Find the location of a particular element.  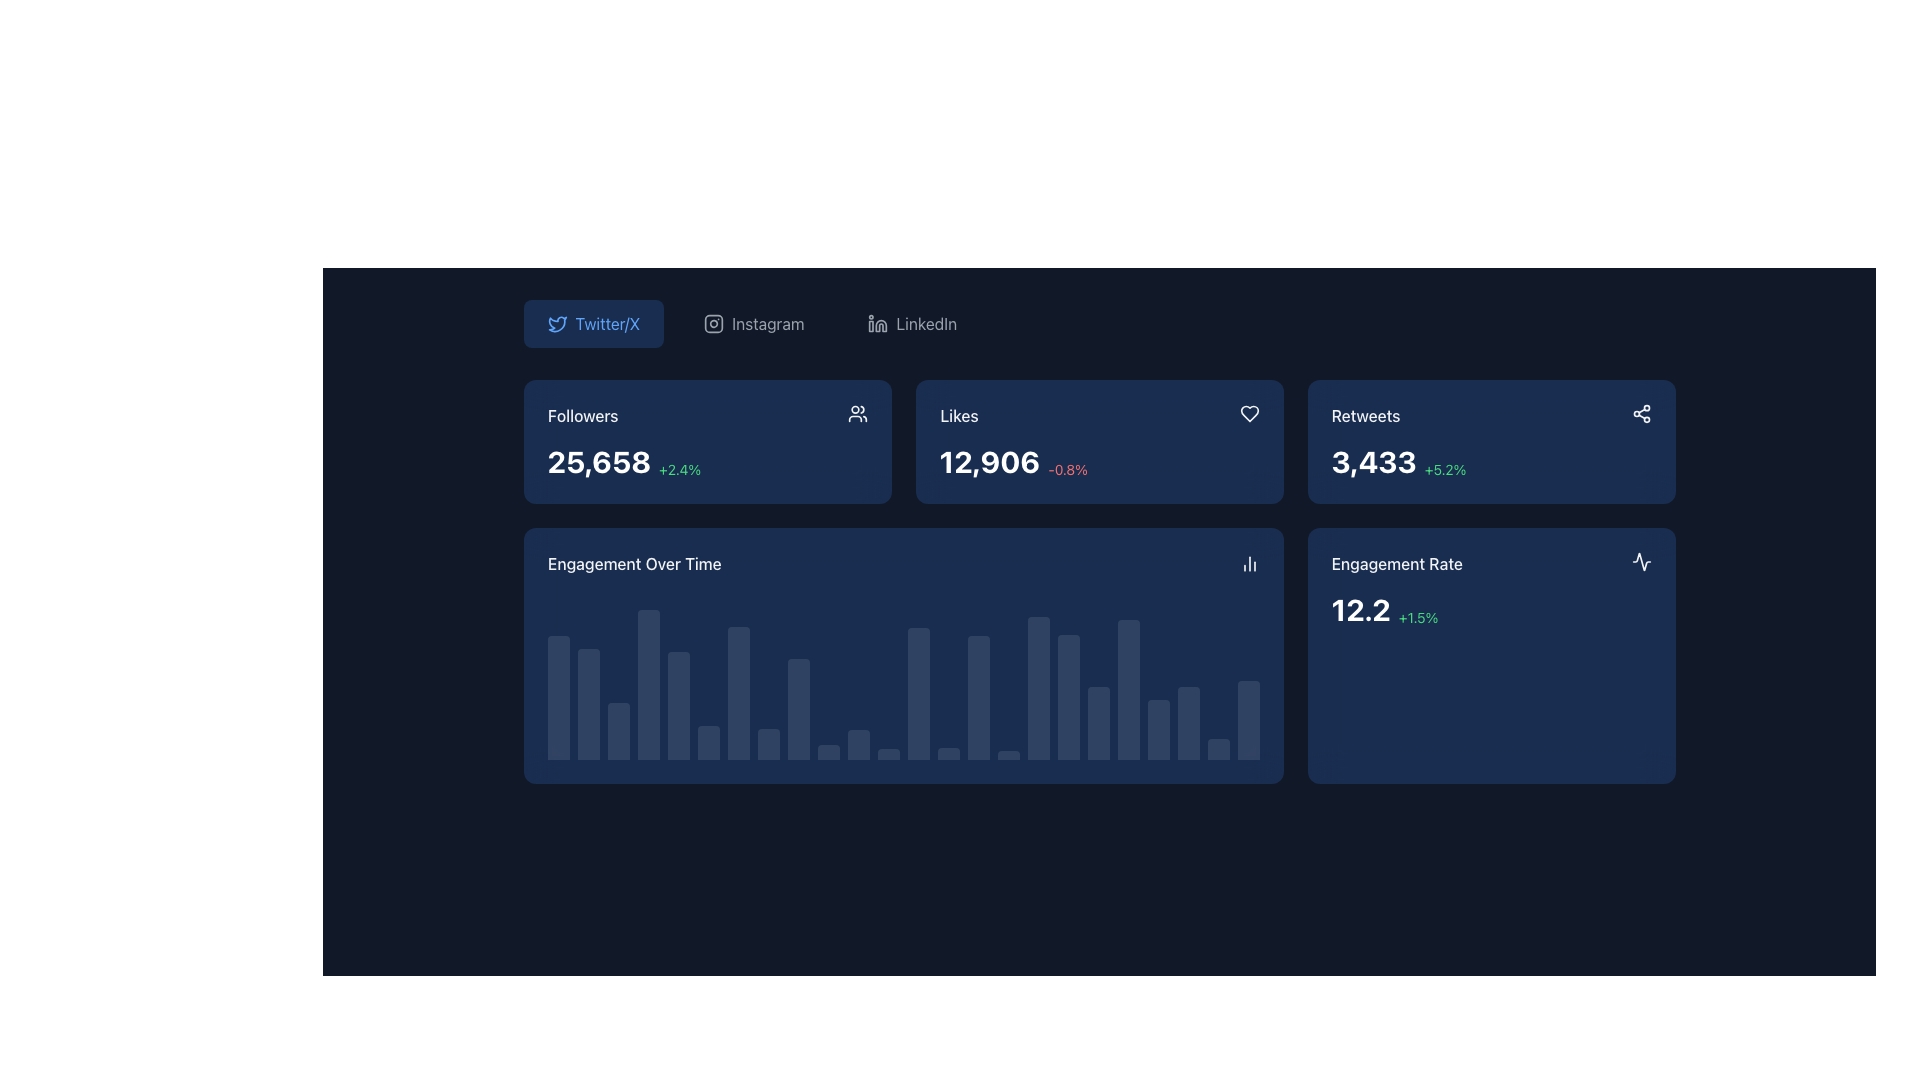

text content displayed as '+2.4%' in the green font within the dark blue card labeled 'Followers' located on the right-hand side of the card is located at coordinates (680, 470).